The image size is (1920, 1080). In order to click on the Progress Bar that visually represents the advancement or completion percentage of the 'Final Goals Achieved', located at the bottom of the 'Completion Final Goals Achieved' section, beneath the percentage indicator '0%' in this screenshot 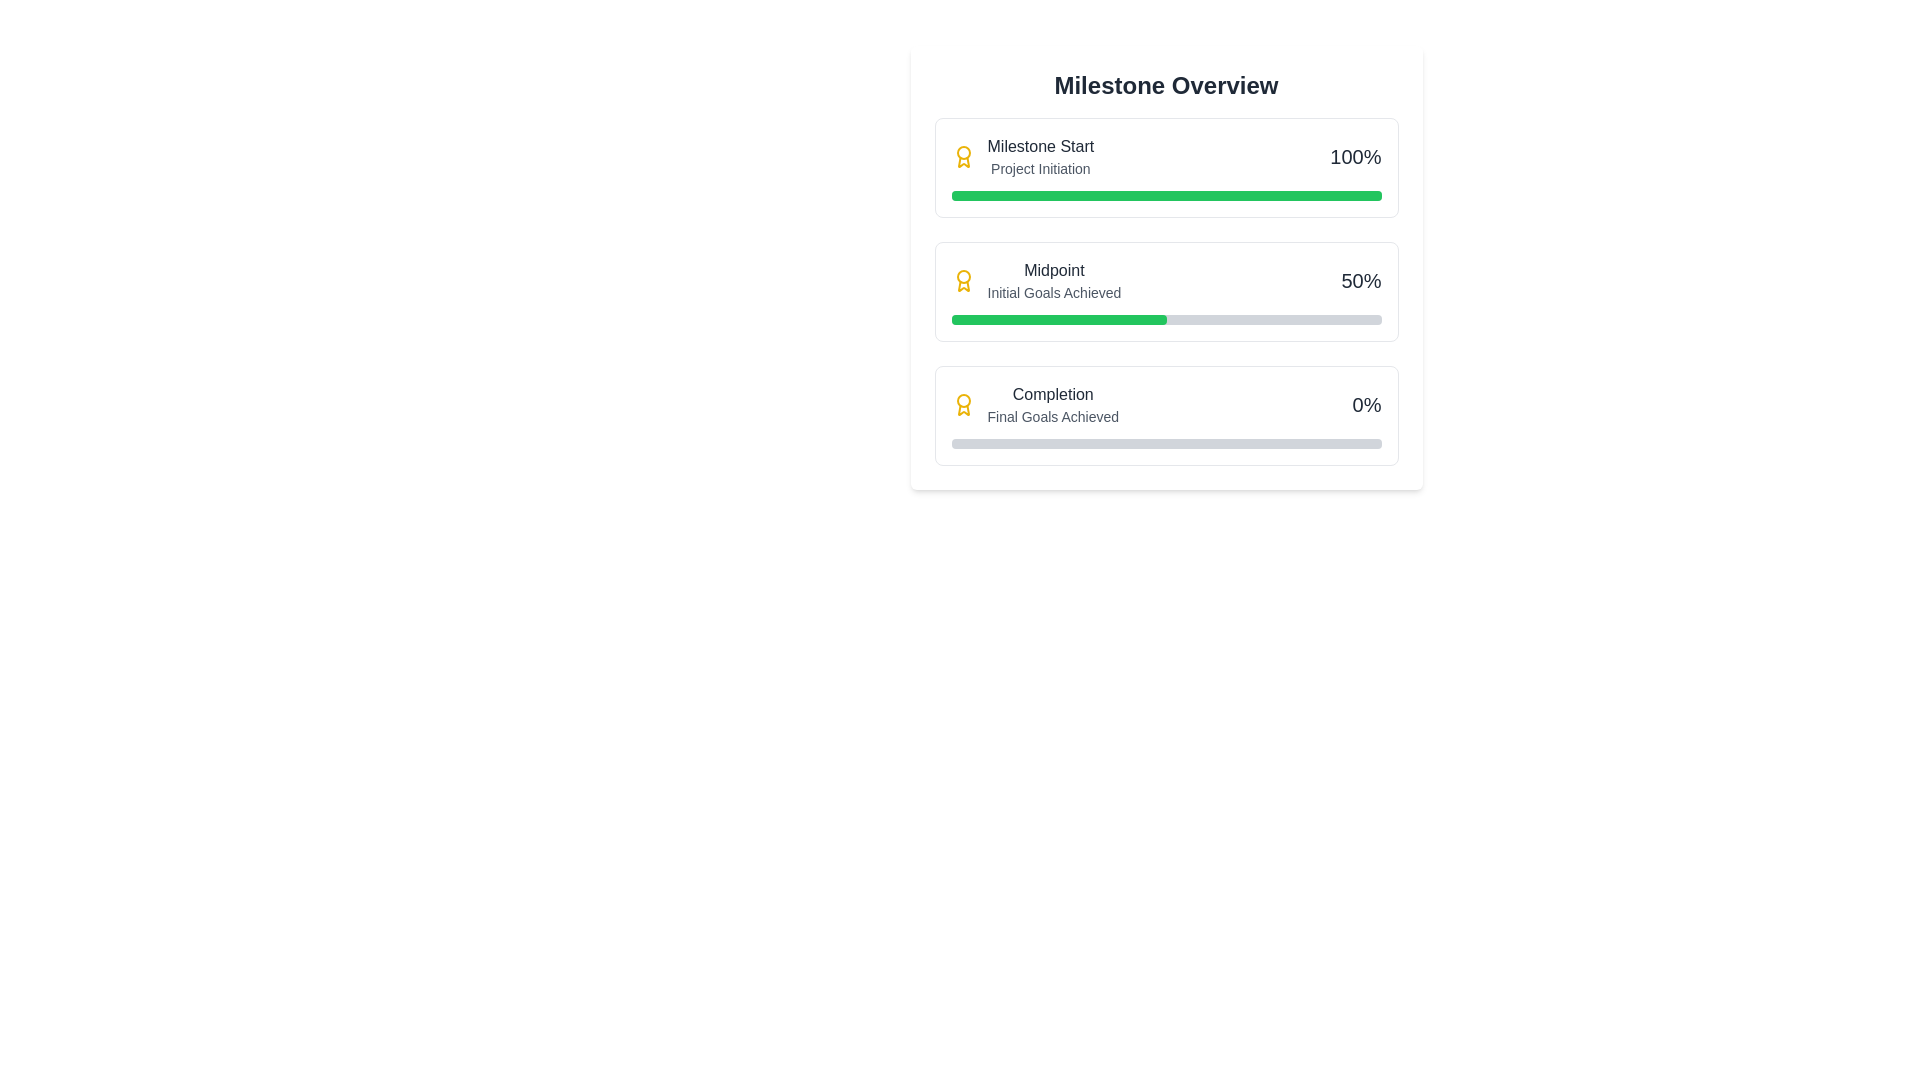, I will do `click(1166, 442)`.